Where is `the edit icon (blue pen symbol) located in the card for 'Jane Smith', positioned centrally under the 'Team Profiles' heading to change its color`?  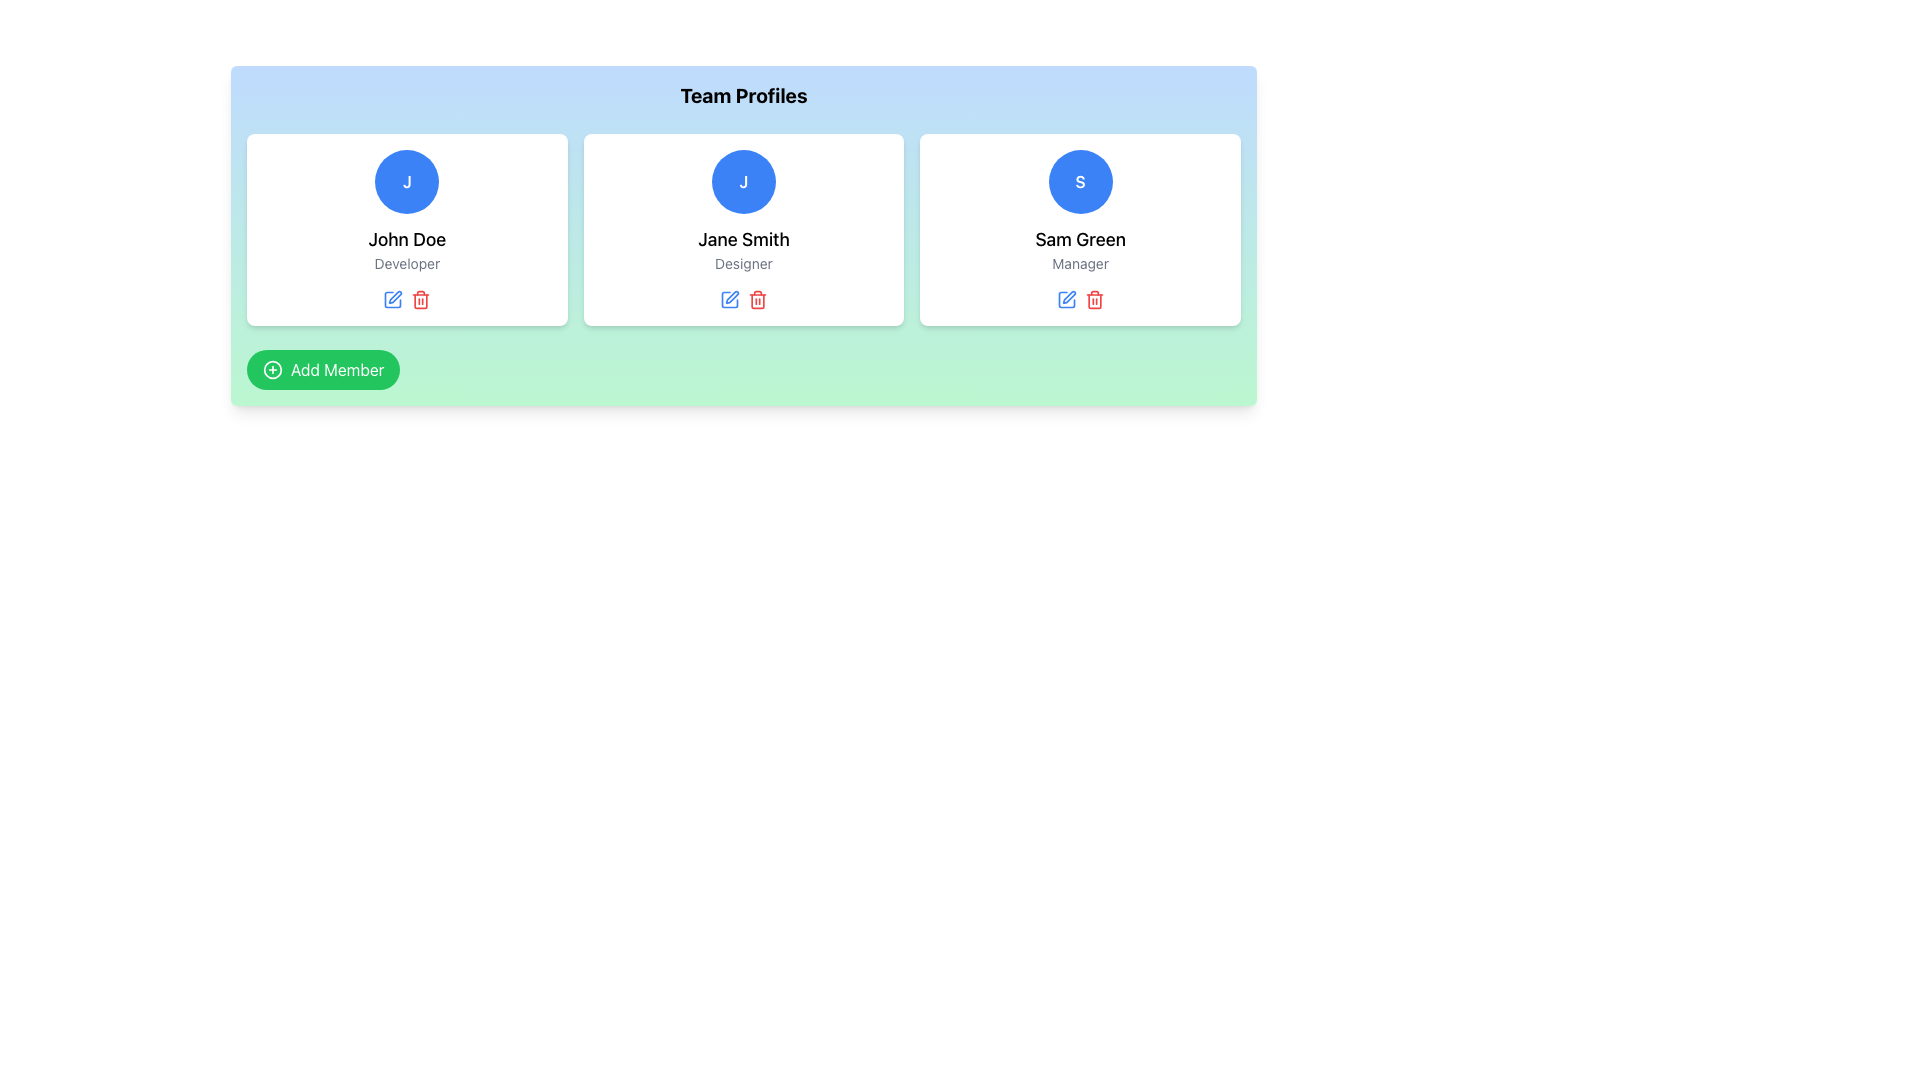 the edit icon (blue pen symbol) located in the card for 'Jane Smith', positioned centrally under the 'Team Profiles' heading to change its color is located at coordinates (728, 300).